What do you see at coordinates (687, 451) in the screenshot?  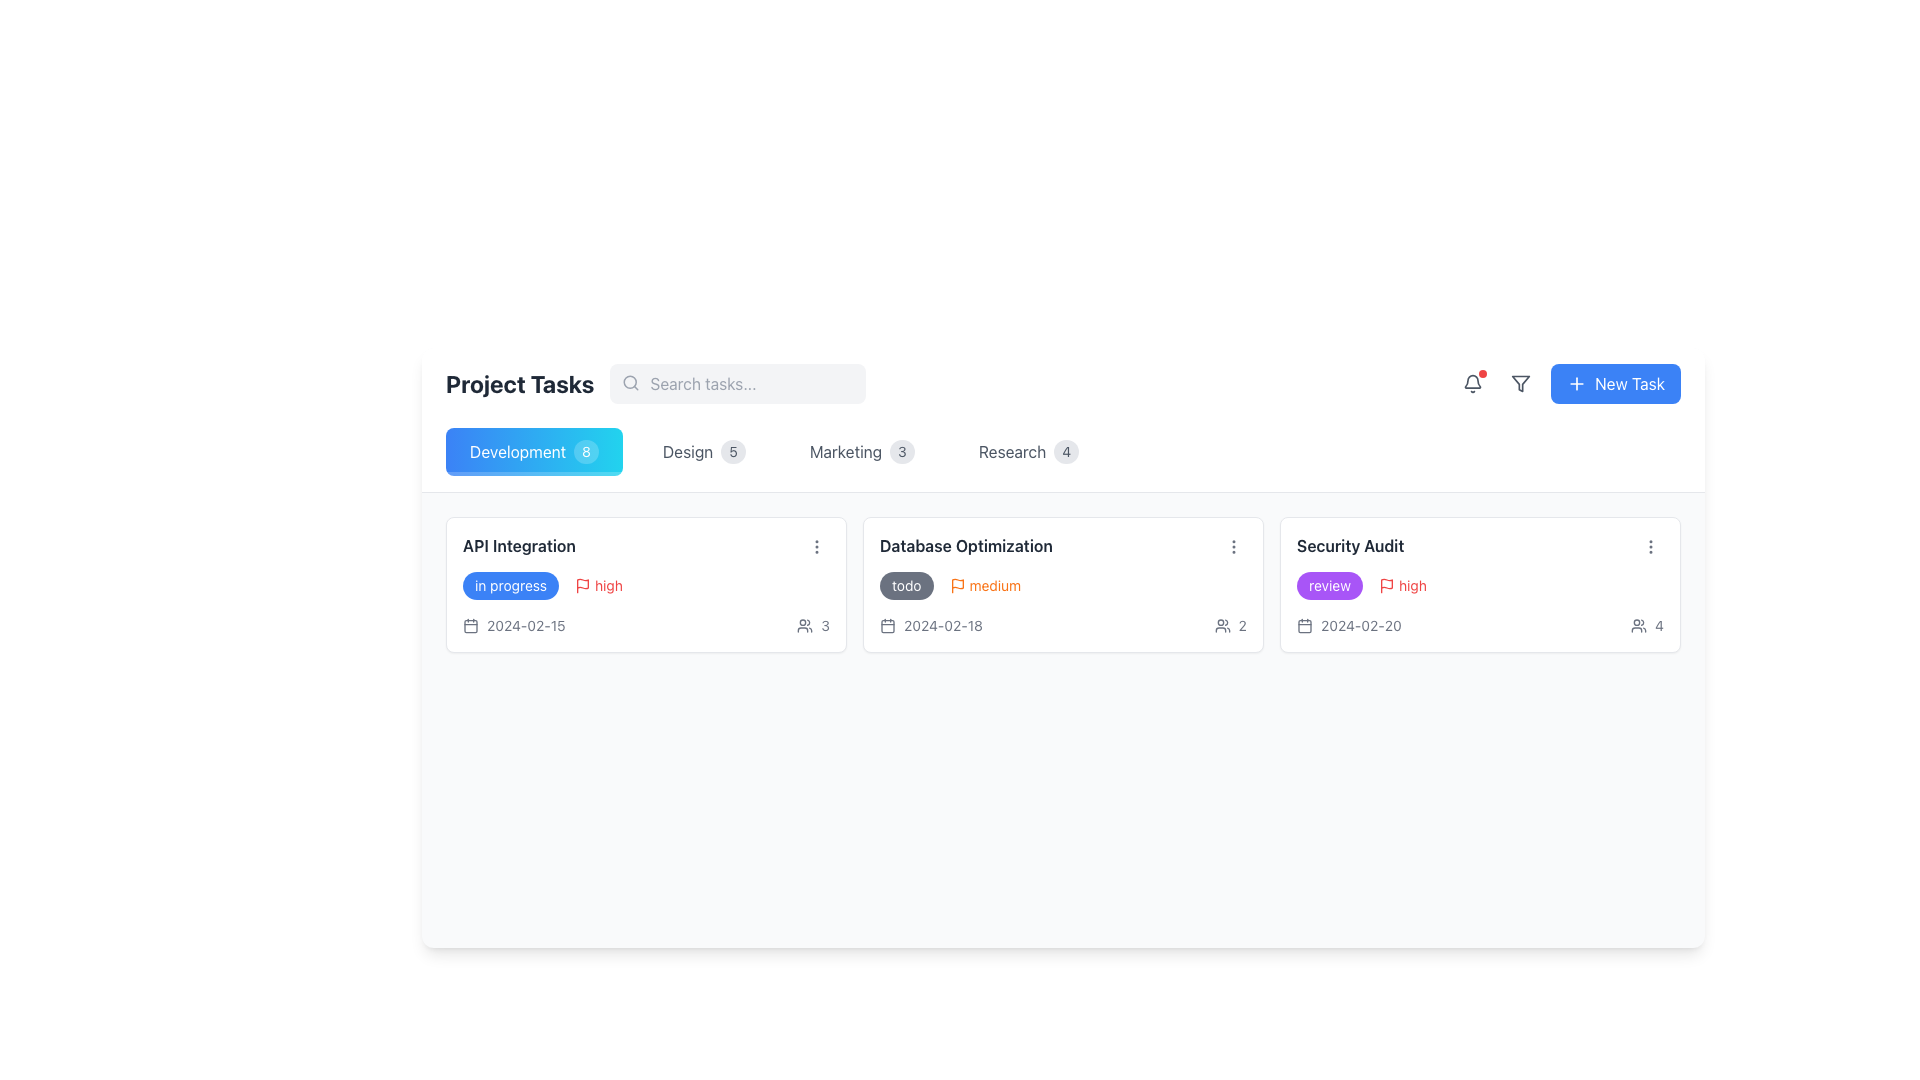 I see `the 'Design' label in the navigation bar` at bounding box center [687, 451].